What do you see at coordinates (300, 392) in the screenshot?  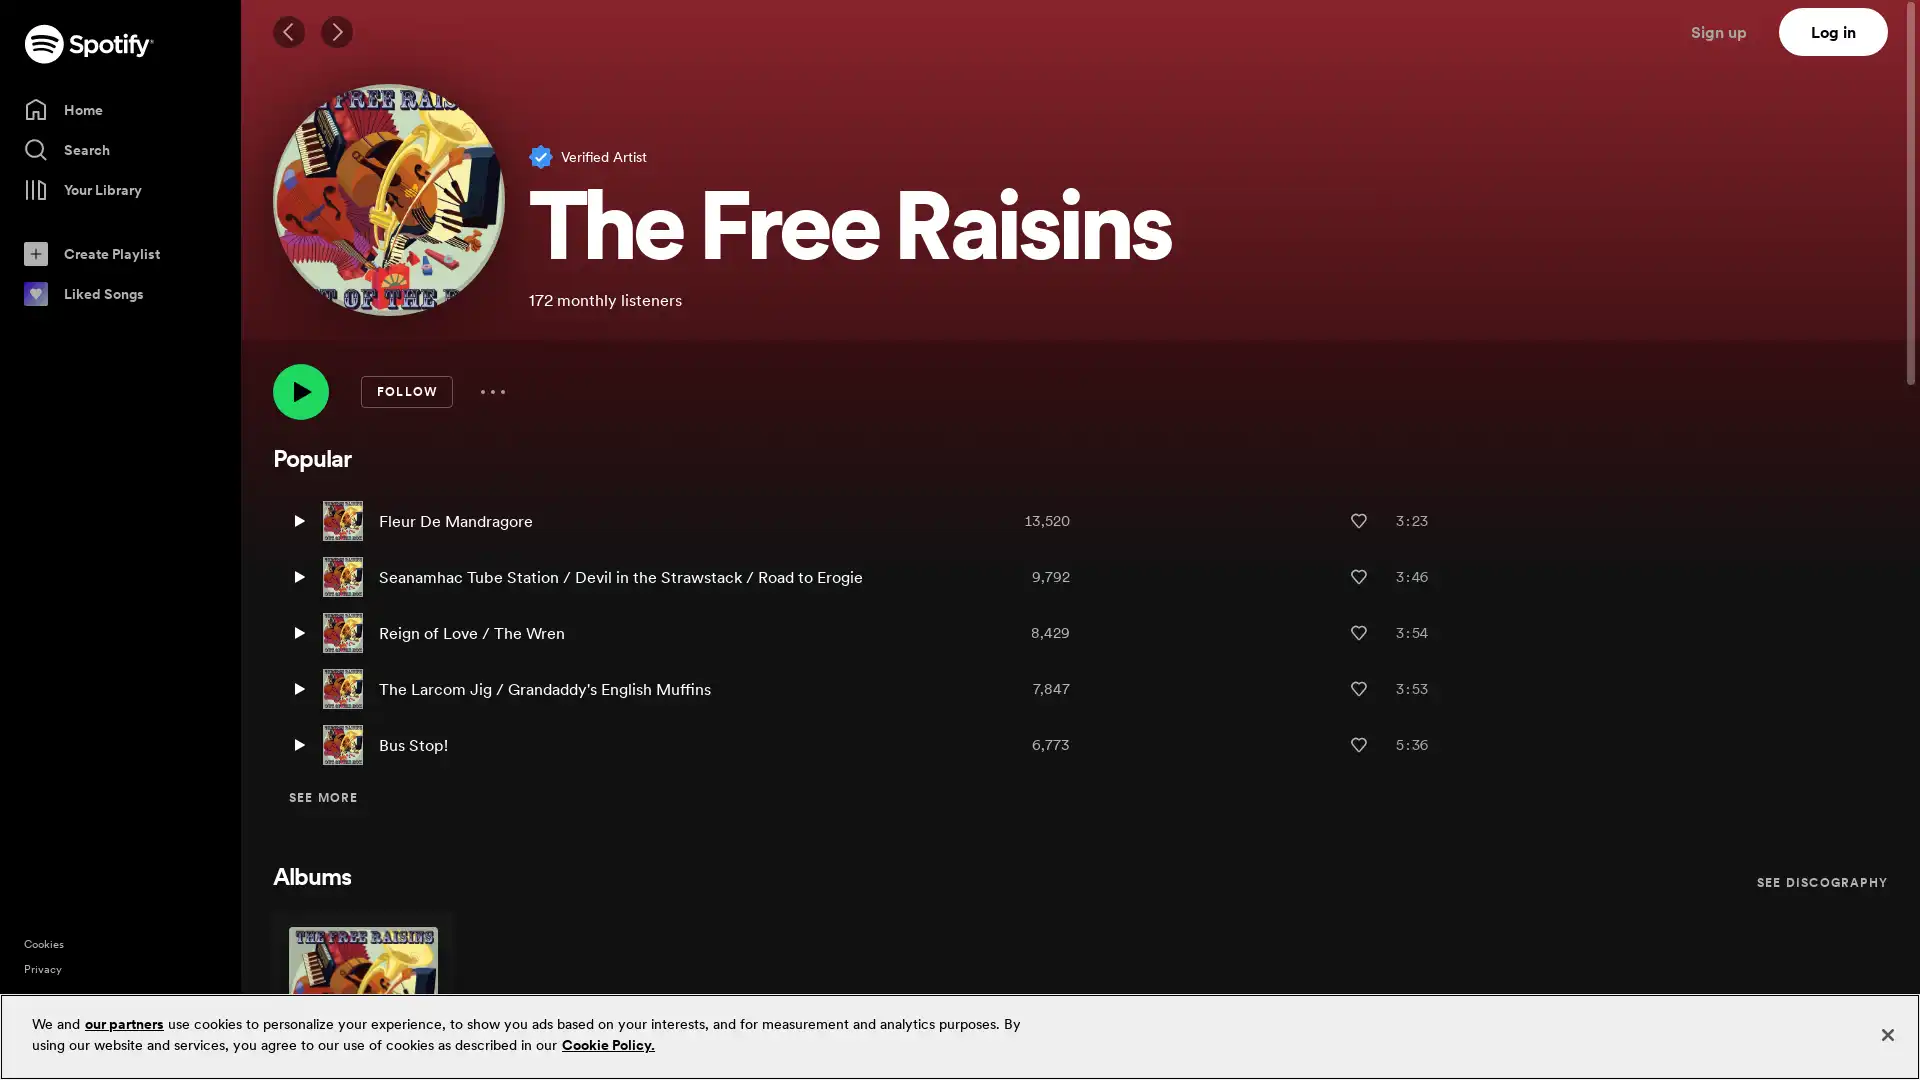 I see `Play` at bounding box center [300, 392].